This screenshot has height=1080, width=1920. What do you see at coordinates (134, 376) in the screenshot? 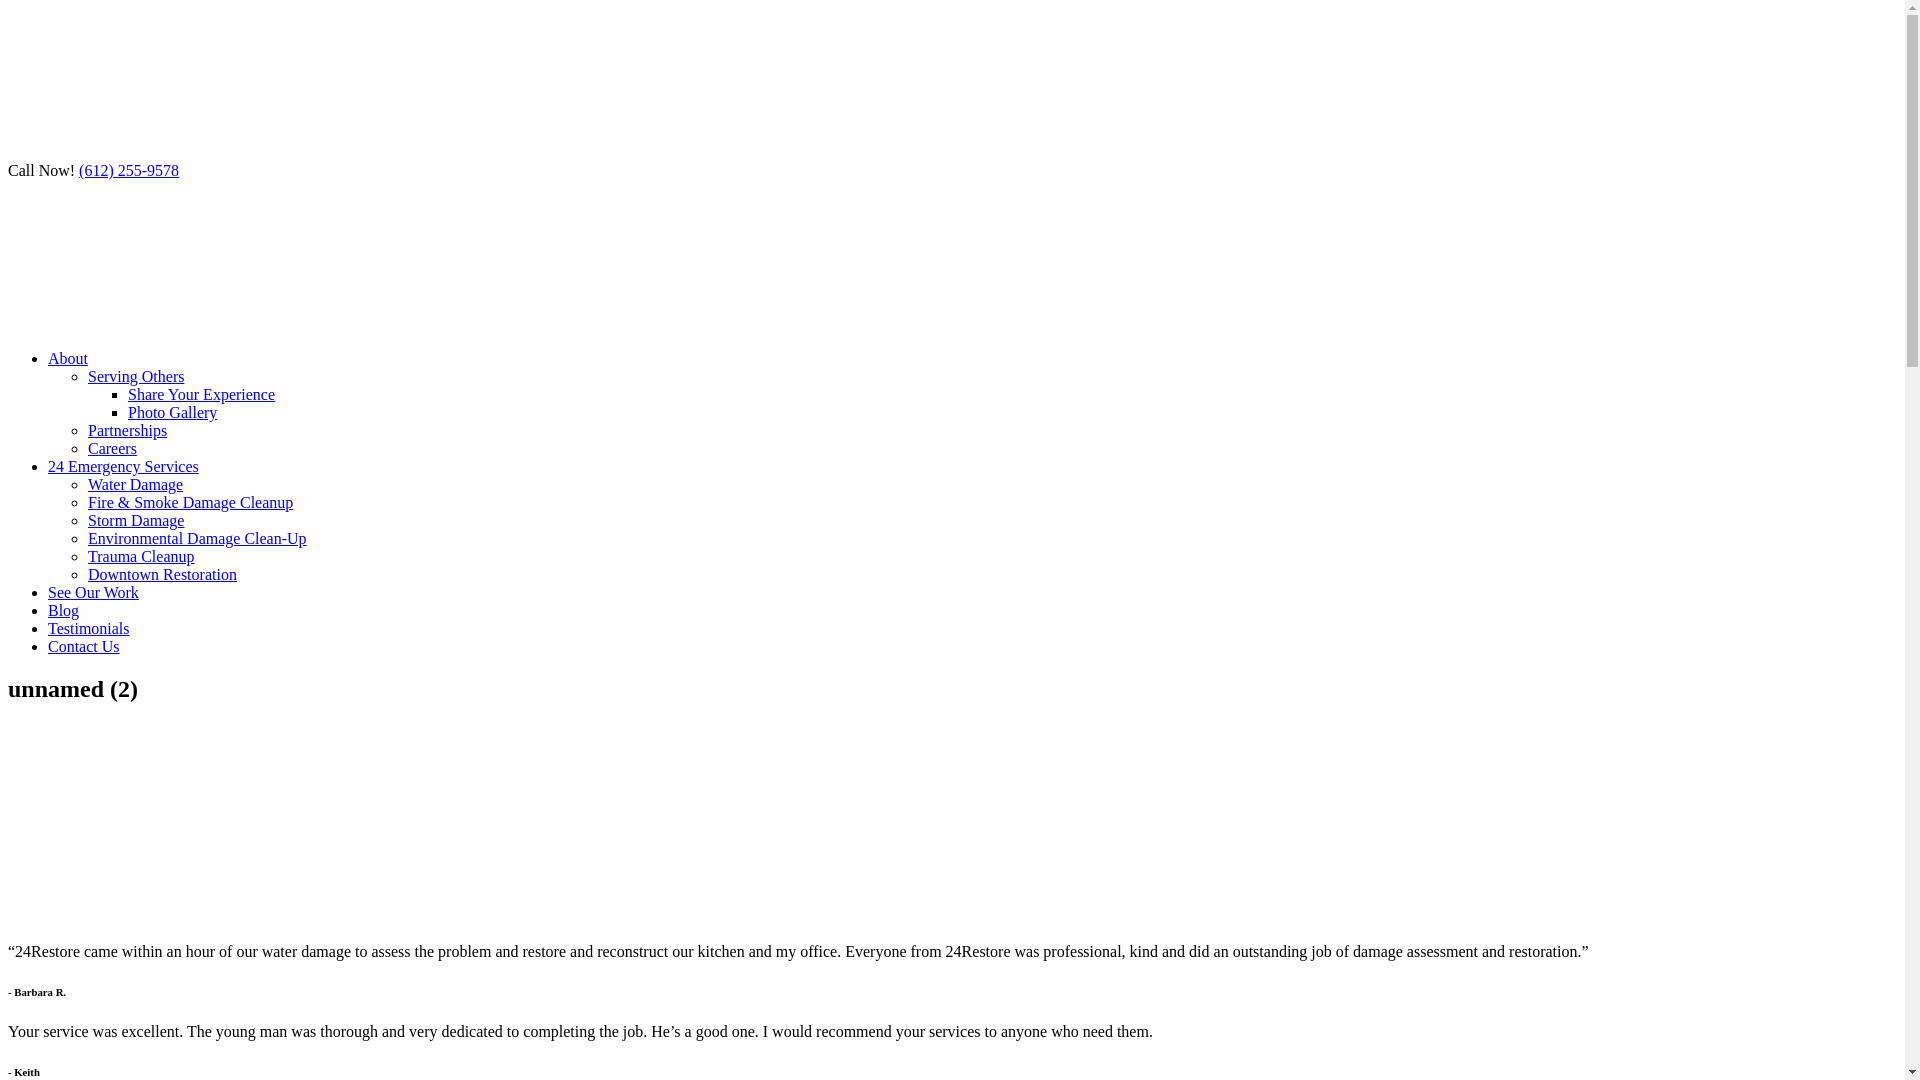
I see `'Serving Others'` at bounding box center [134, 376].